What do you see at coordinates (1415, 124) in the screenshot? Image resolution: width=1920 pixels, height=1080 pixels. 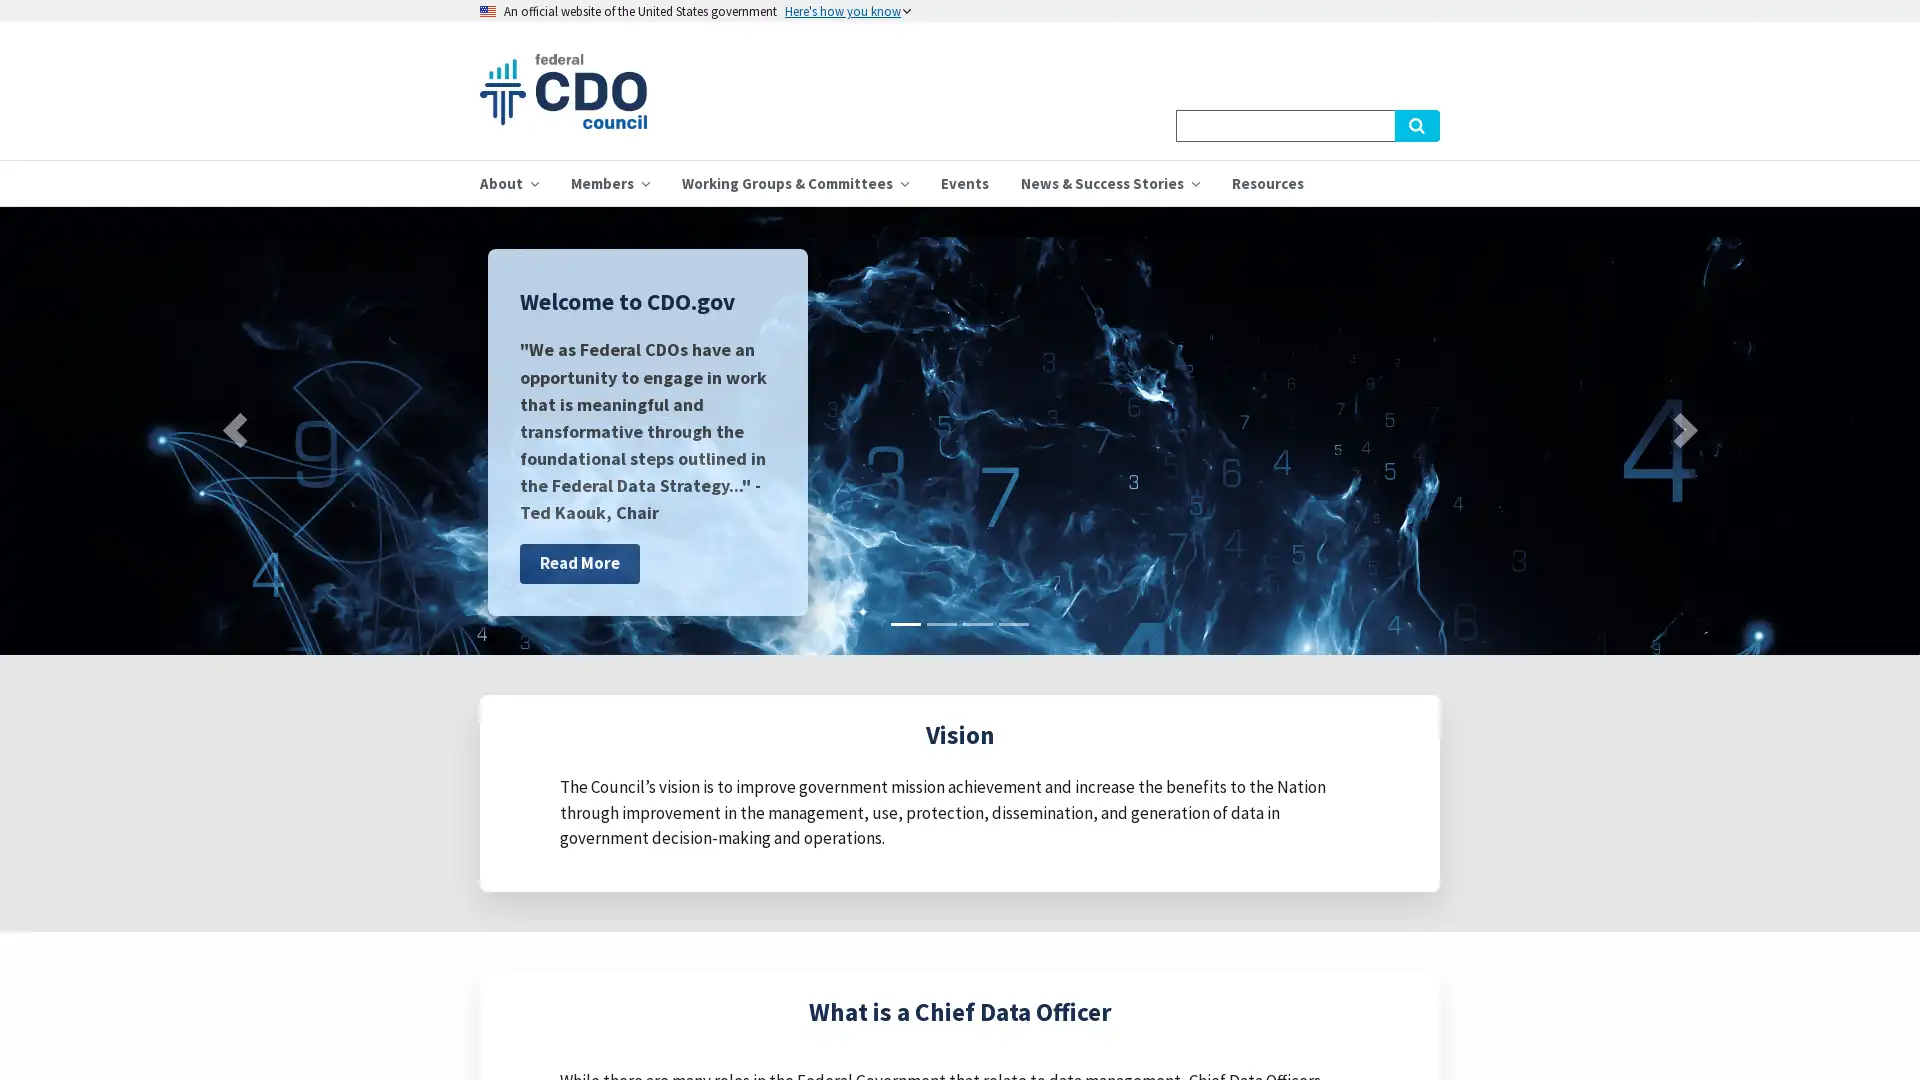 I see `Search` at bounding box center [1415, 124].